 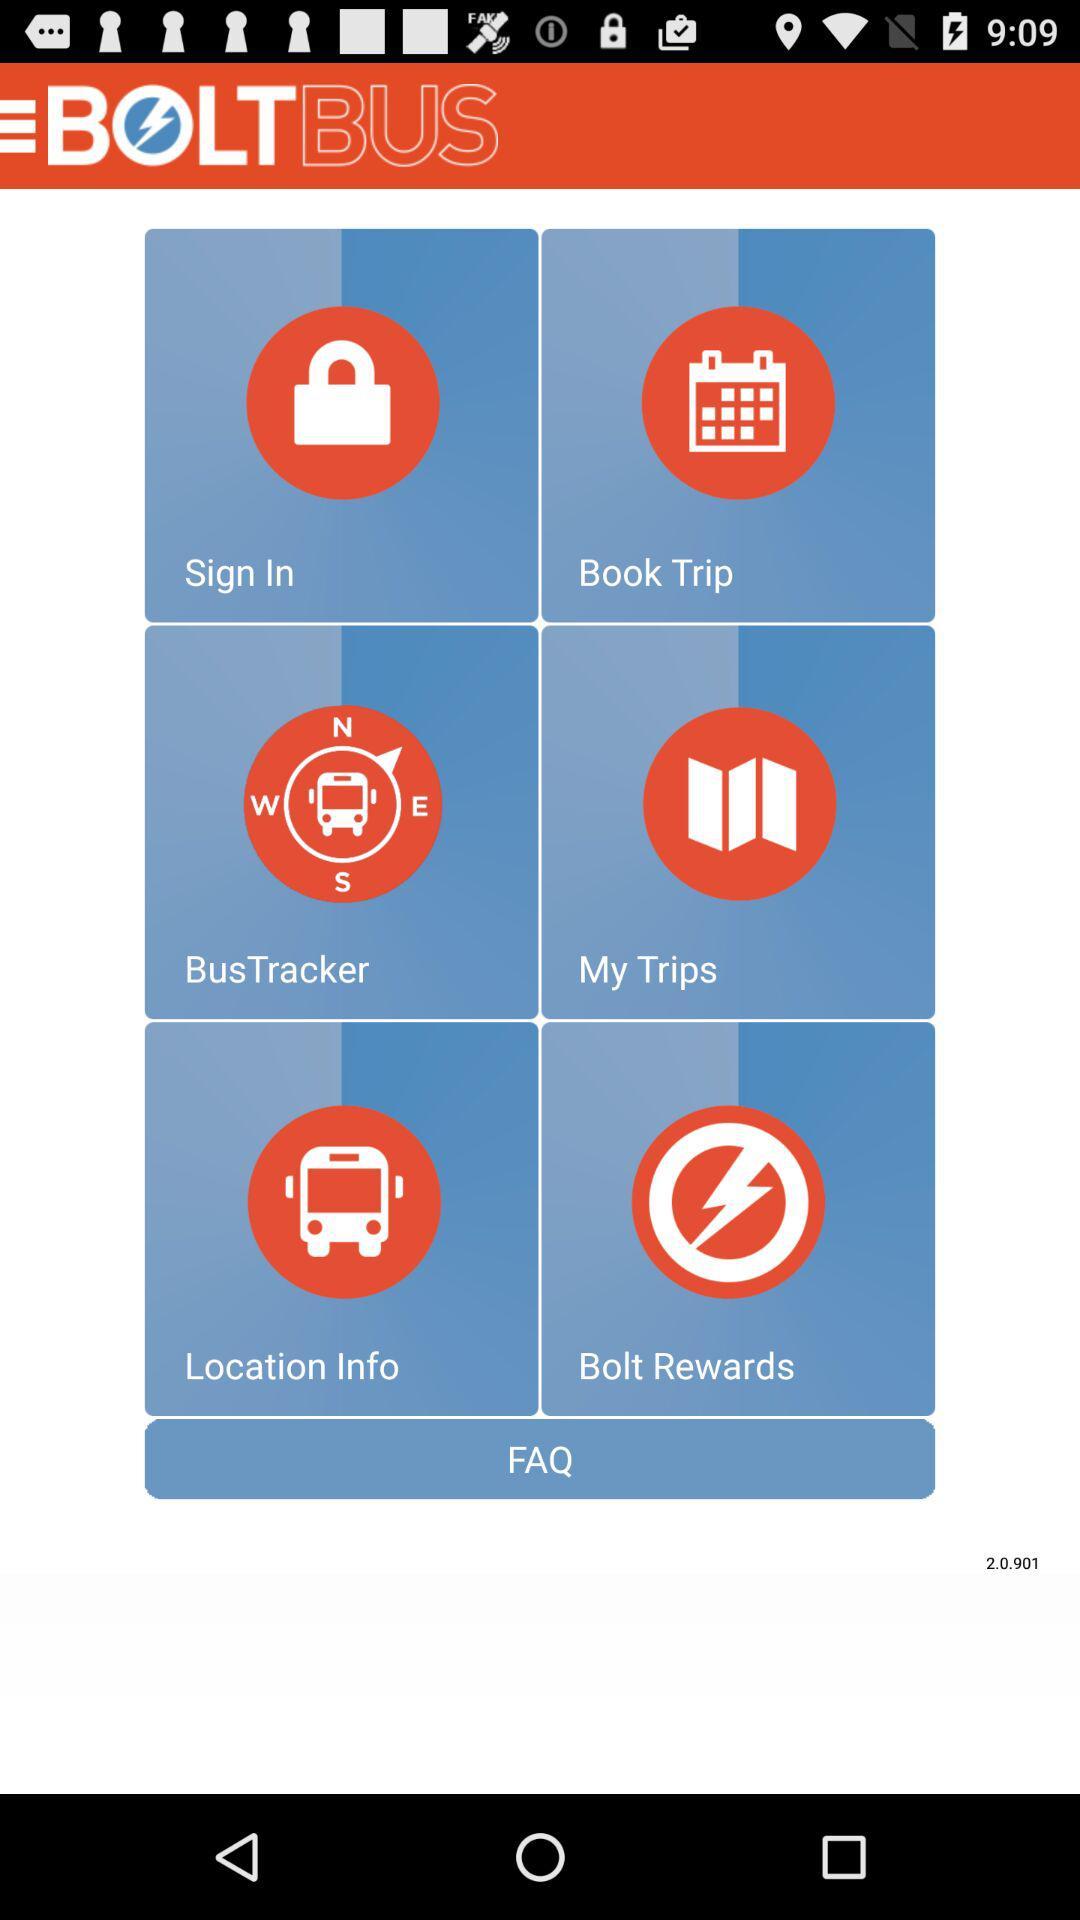 I want to click on schedule to book trip, so click(x=738, y=424).